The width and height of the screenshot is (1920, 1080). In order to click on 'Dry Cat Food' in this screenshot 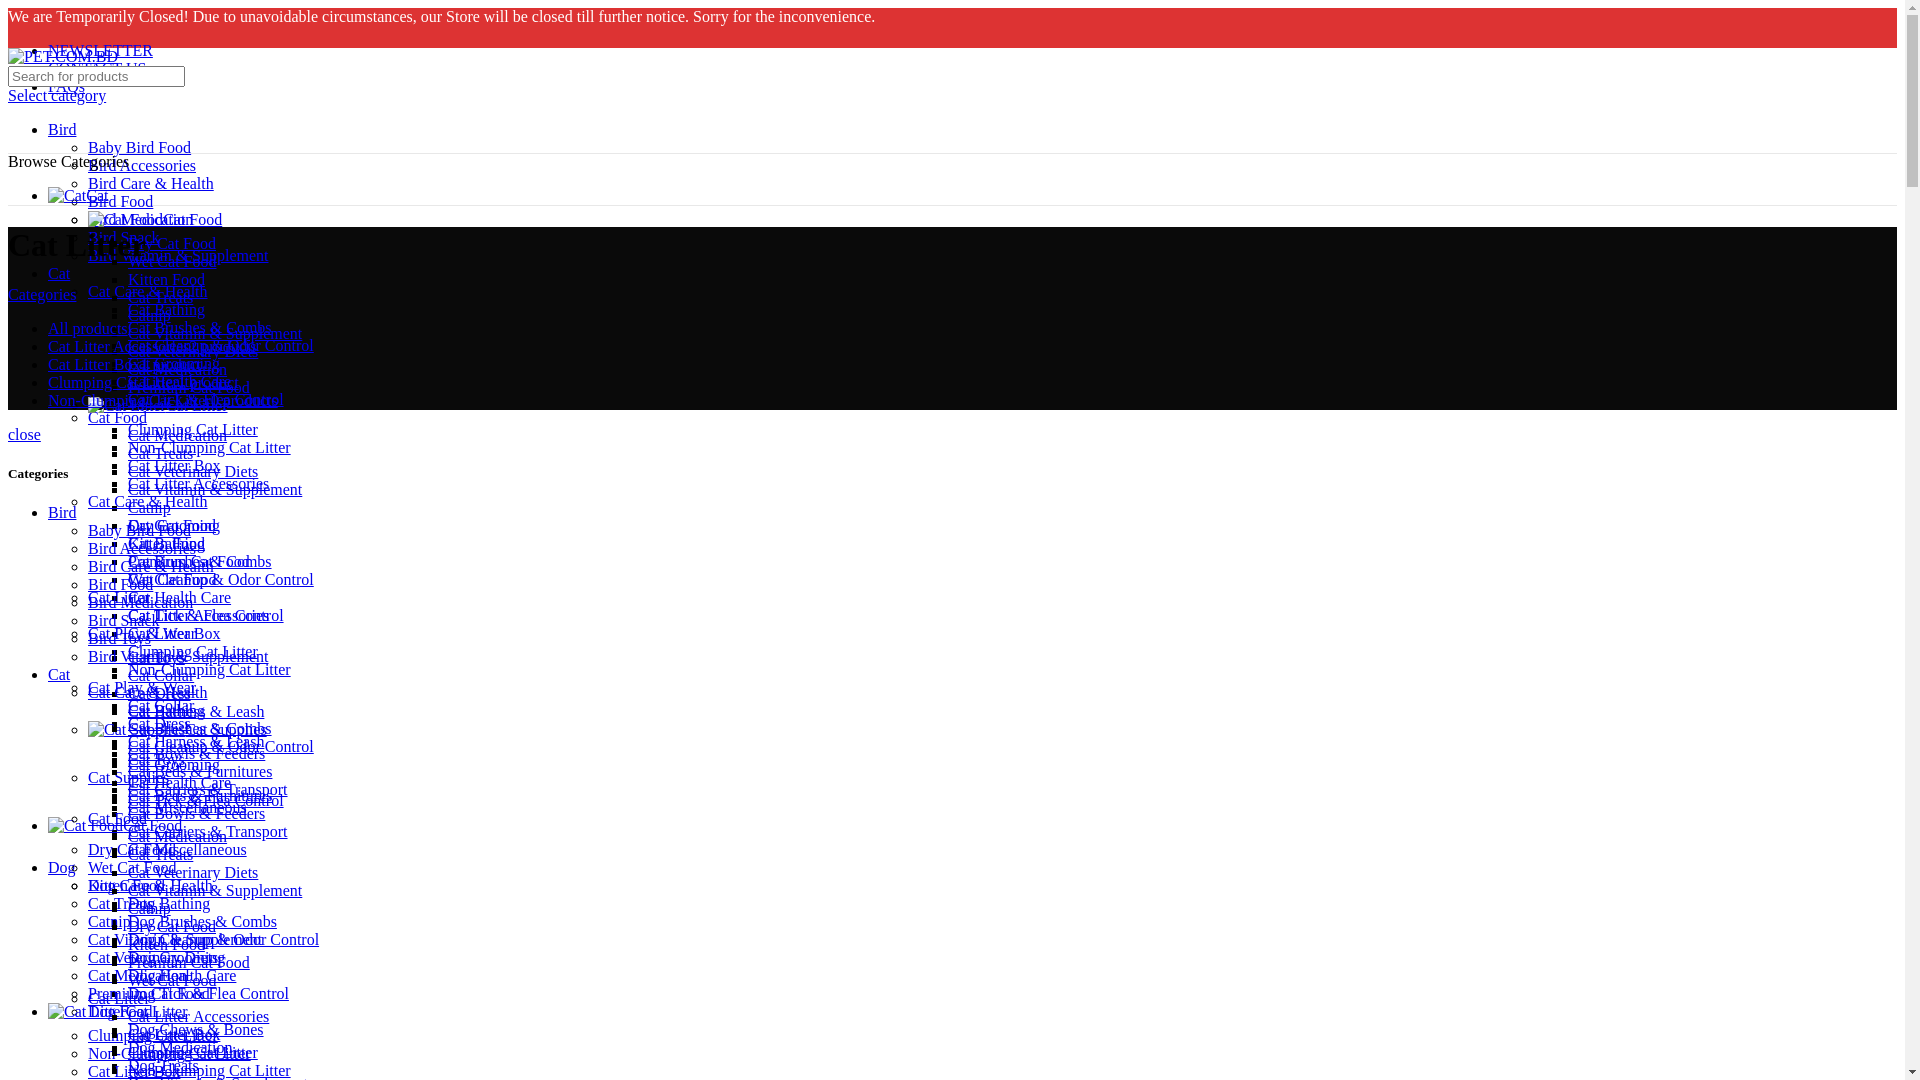, I will do `click(86, 849)`.